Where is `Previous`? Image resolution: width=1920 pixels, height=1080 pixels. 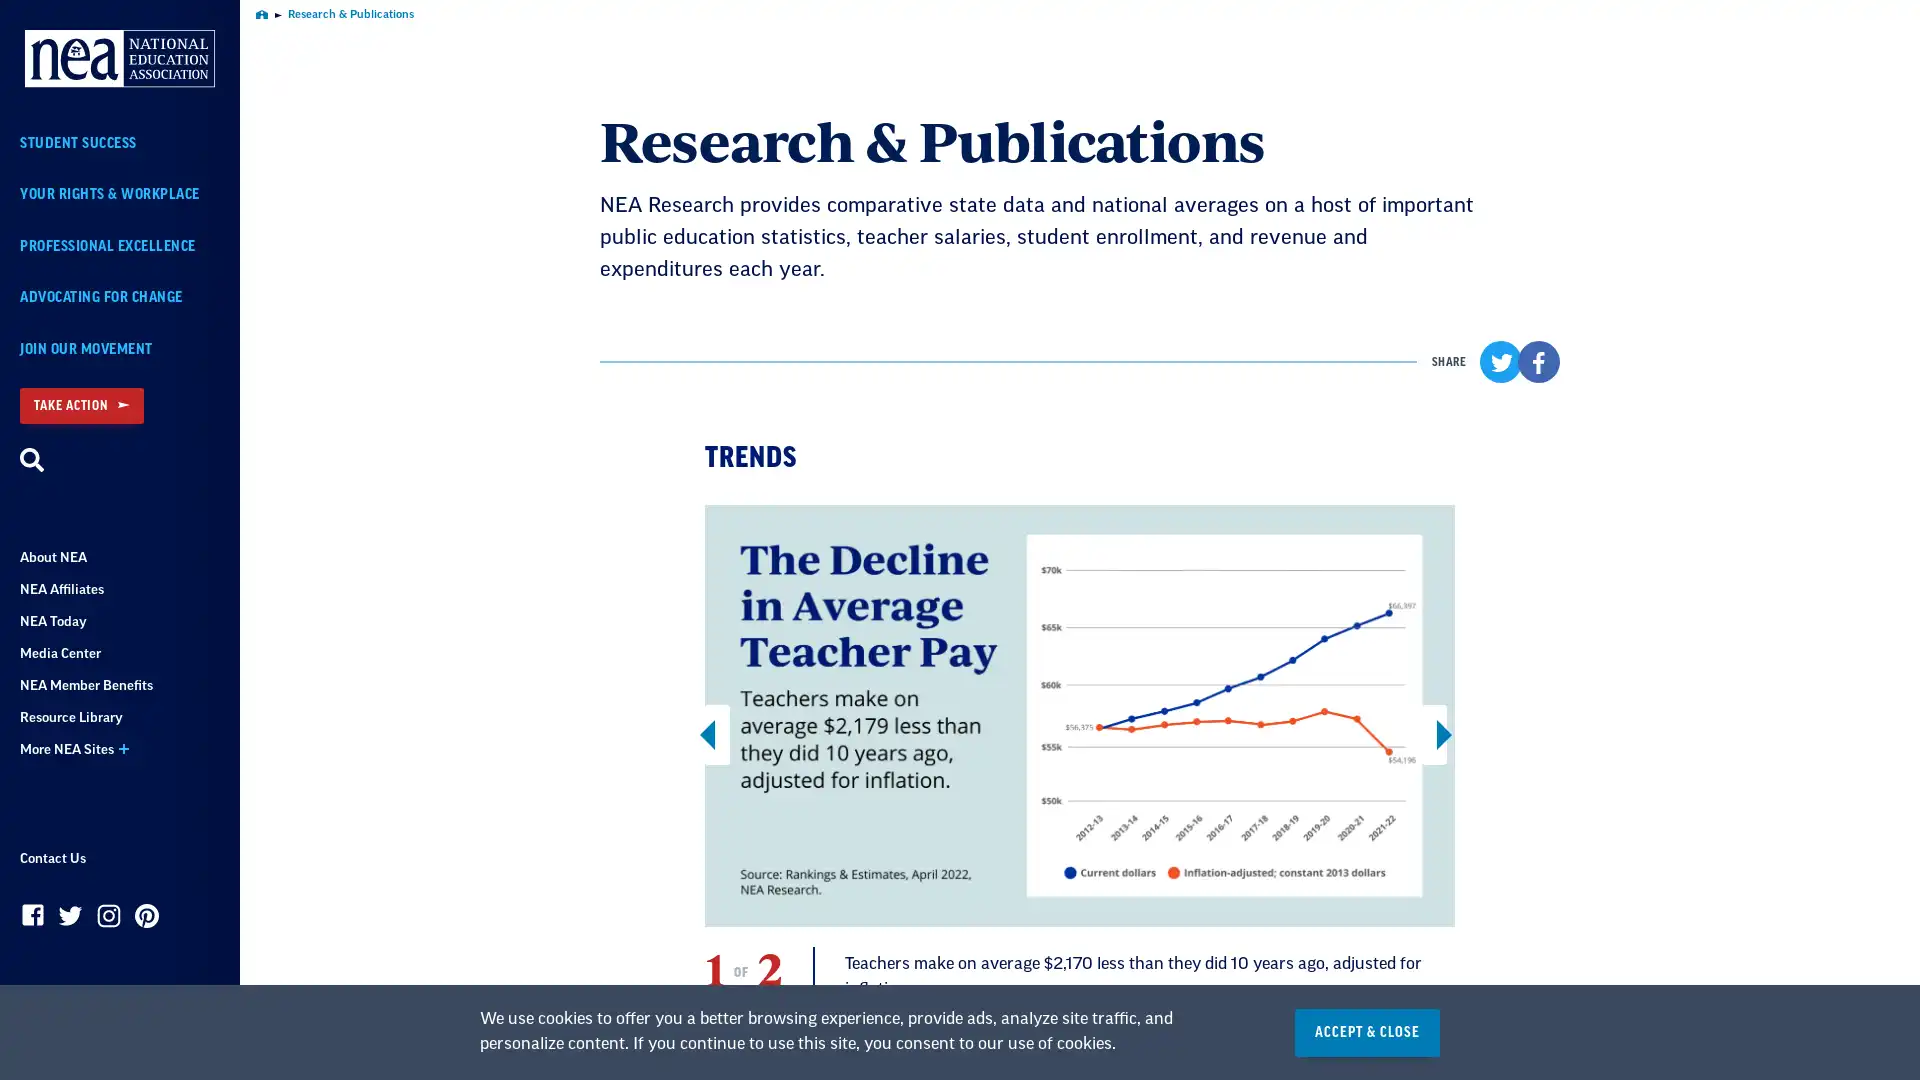
Previous is located at coordinates (717, 733).